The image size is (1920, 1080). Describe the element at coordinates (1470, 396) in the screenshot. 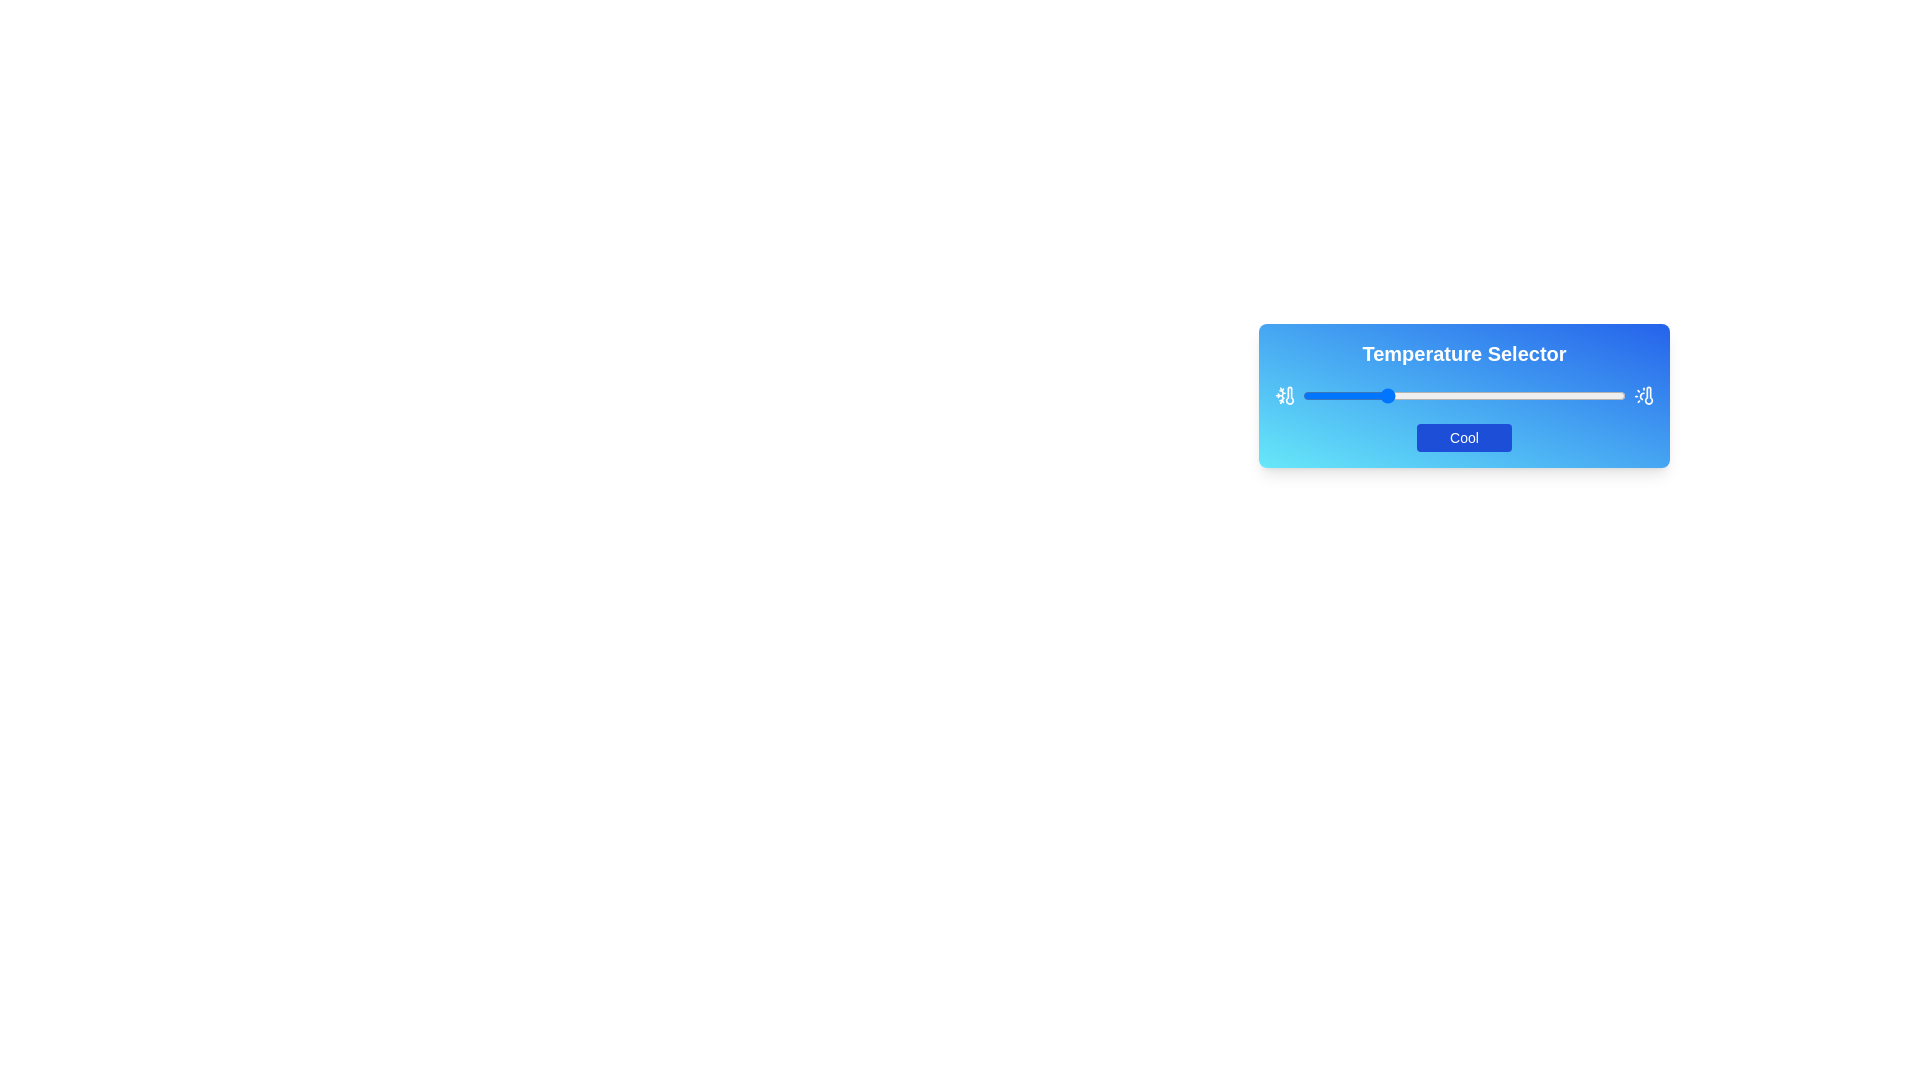

I see `the slider to set the temperature to 52` at that location.